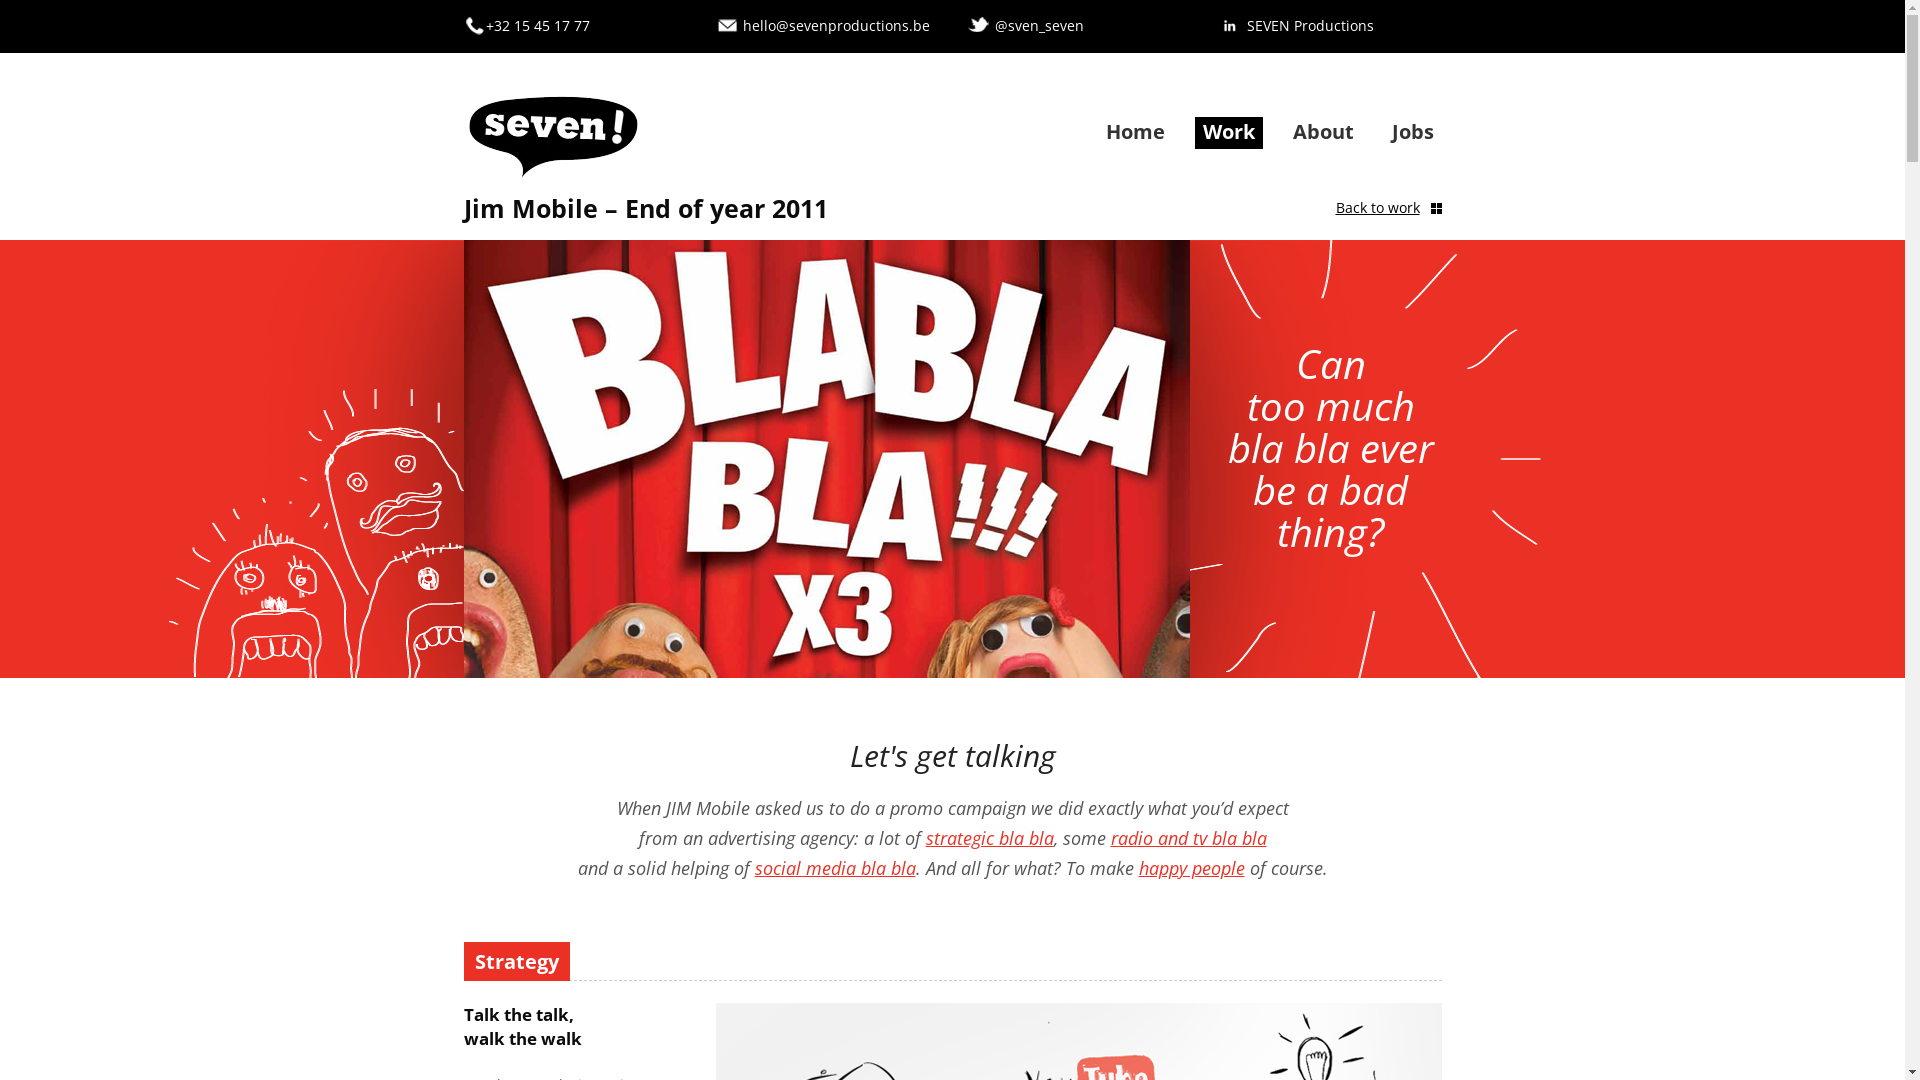  I want to click on 'hello@sevenproductions.be', so click(835, 25).